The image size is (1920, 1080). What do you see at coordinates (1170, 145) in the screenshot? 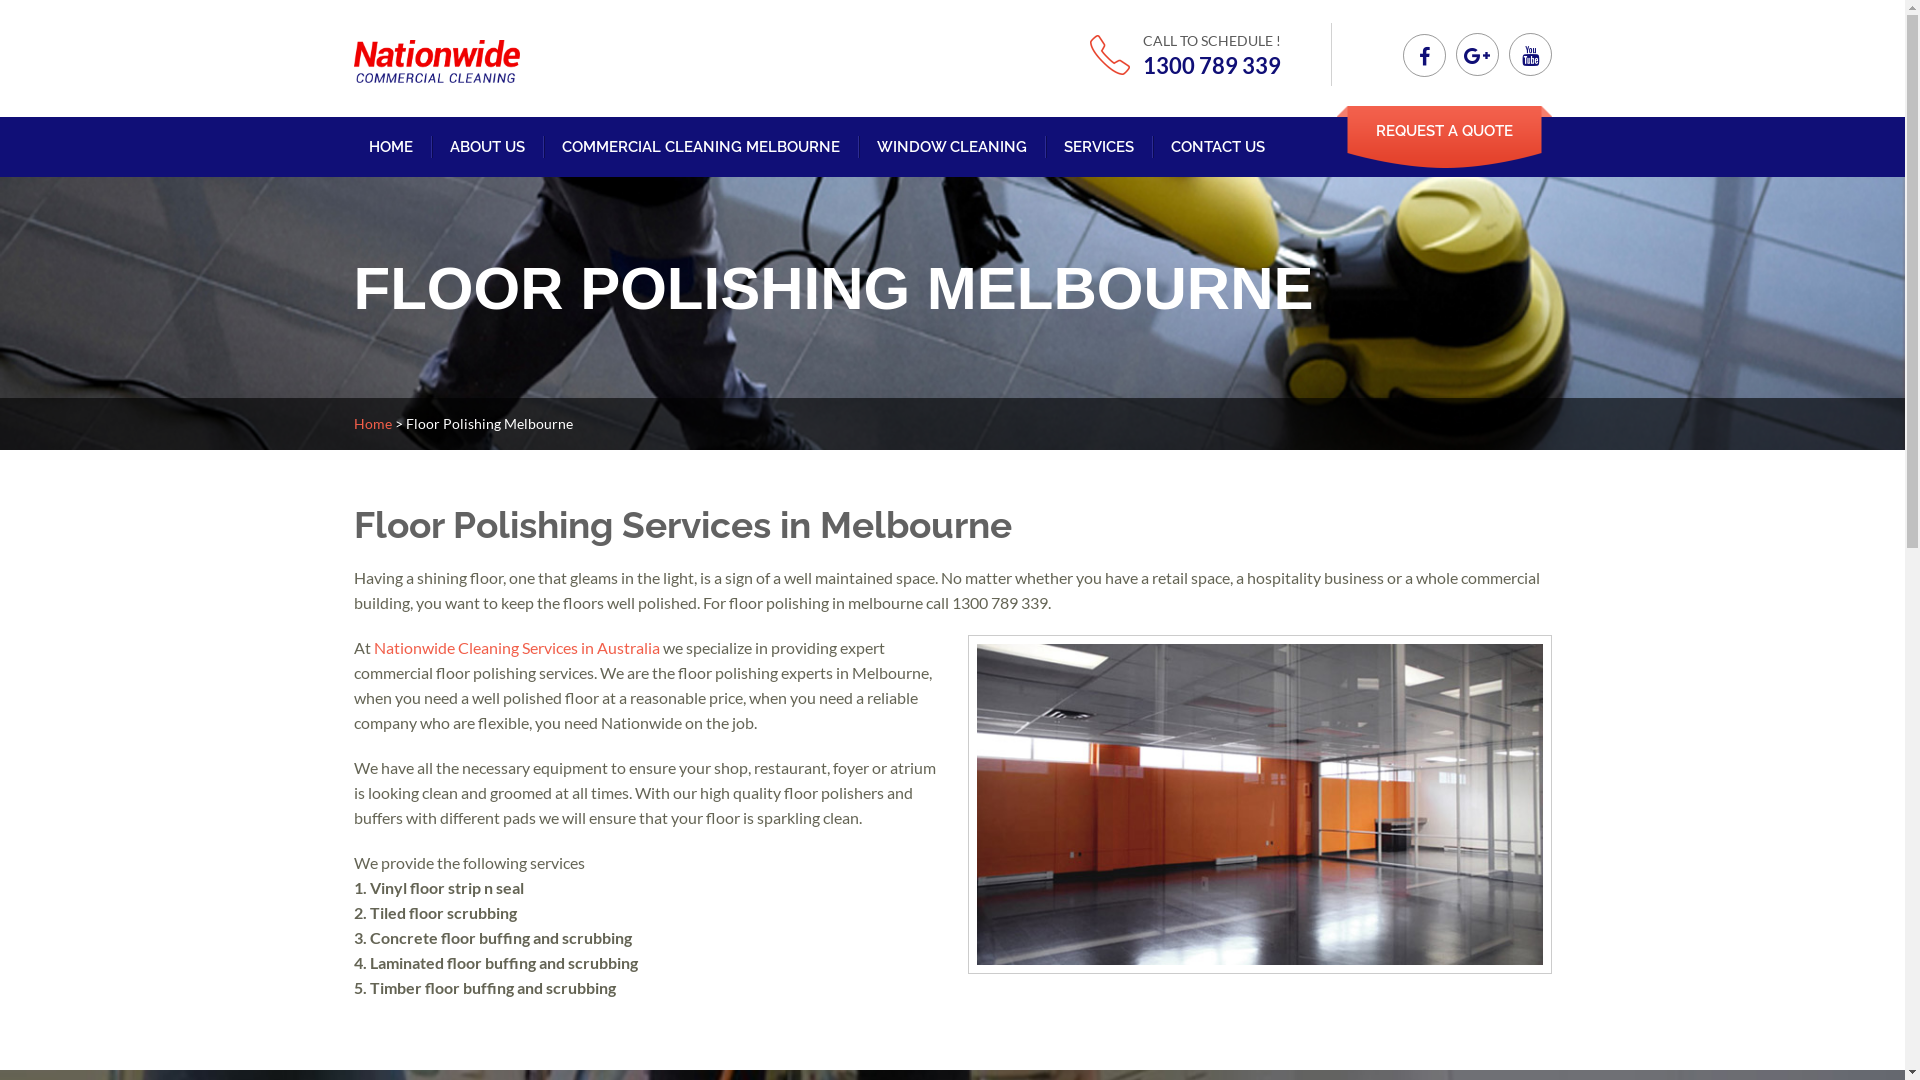
I see `'CONTACT US'` at bounding box center [1170, 145].